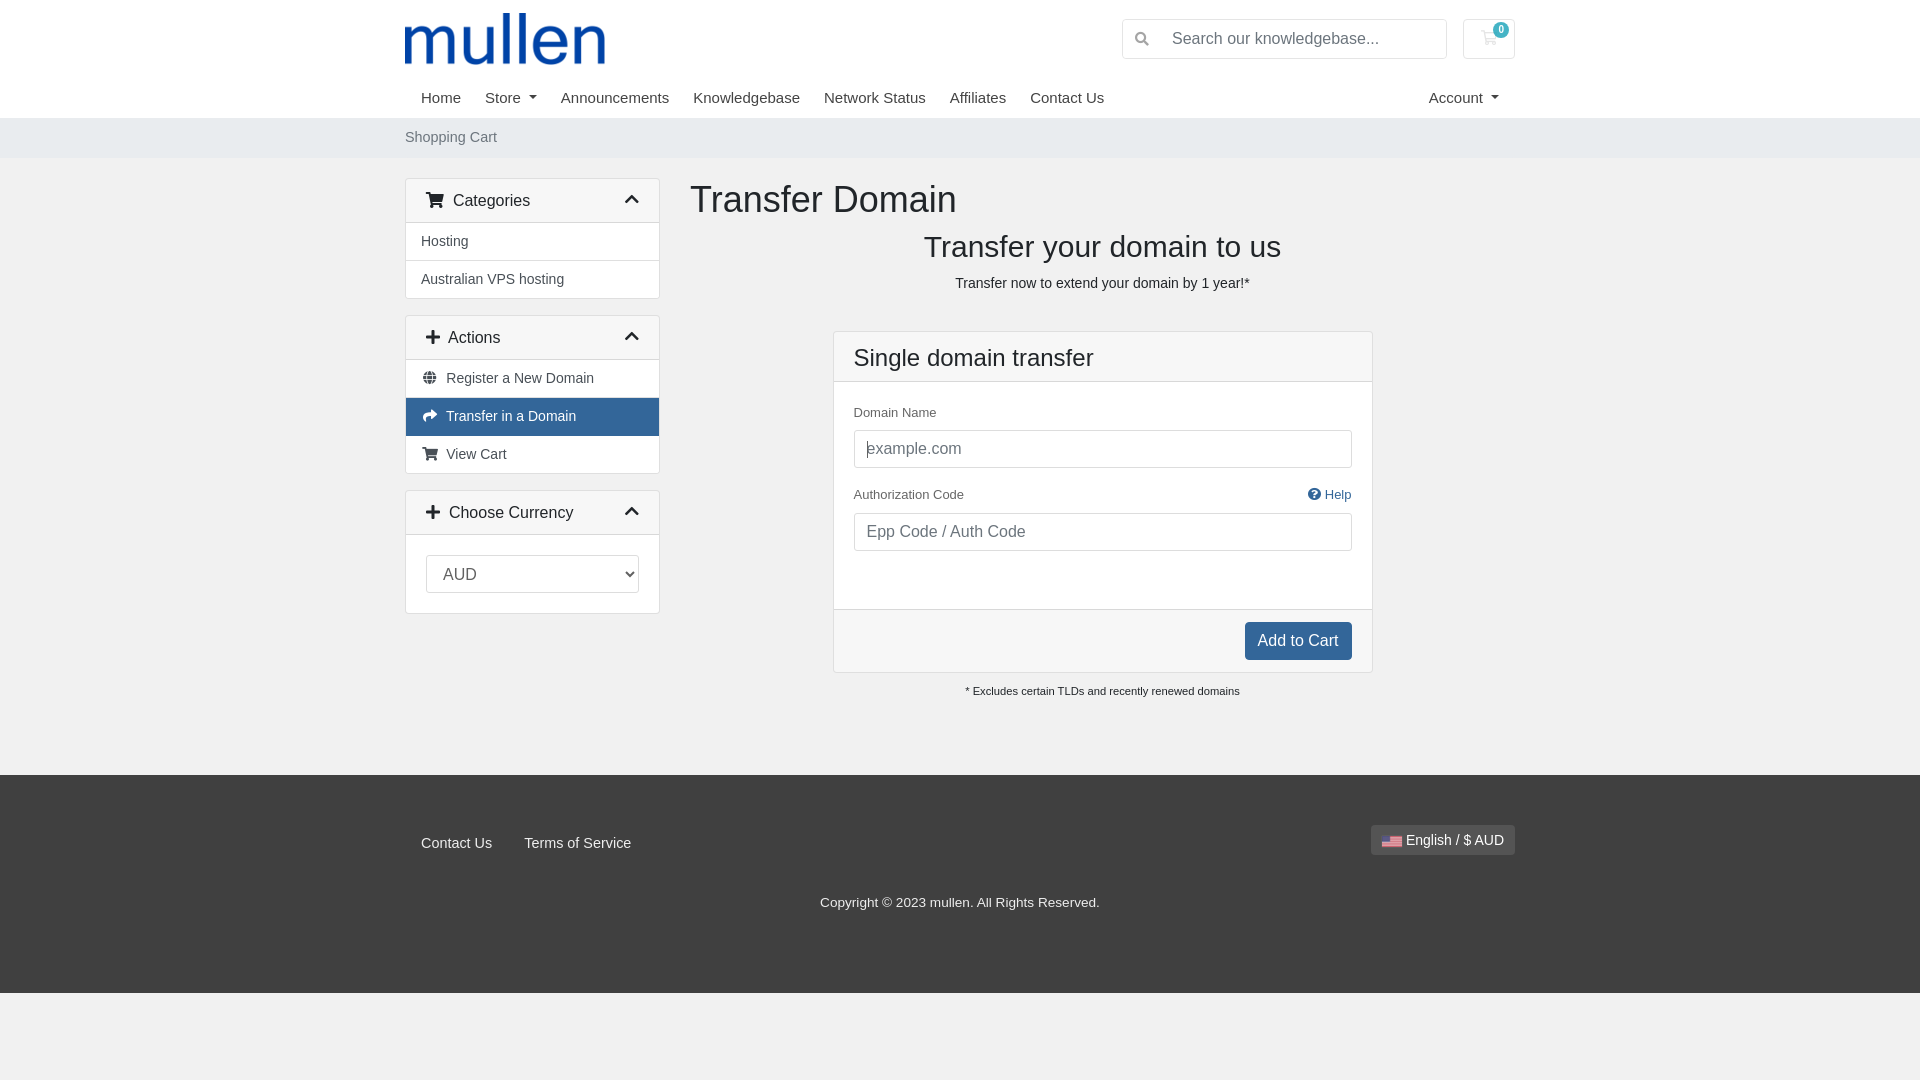 The height and width of the screenshot is (1080, 1920). I want to click on 'Knowledgebase', so click(757, 97).